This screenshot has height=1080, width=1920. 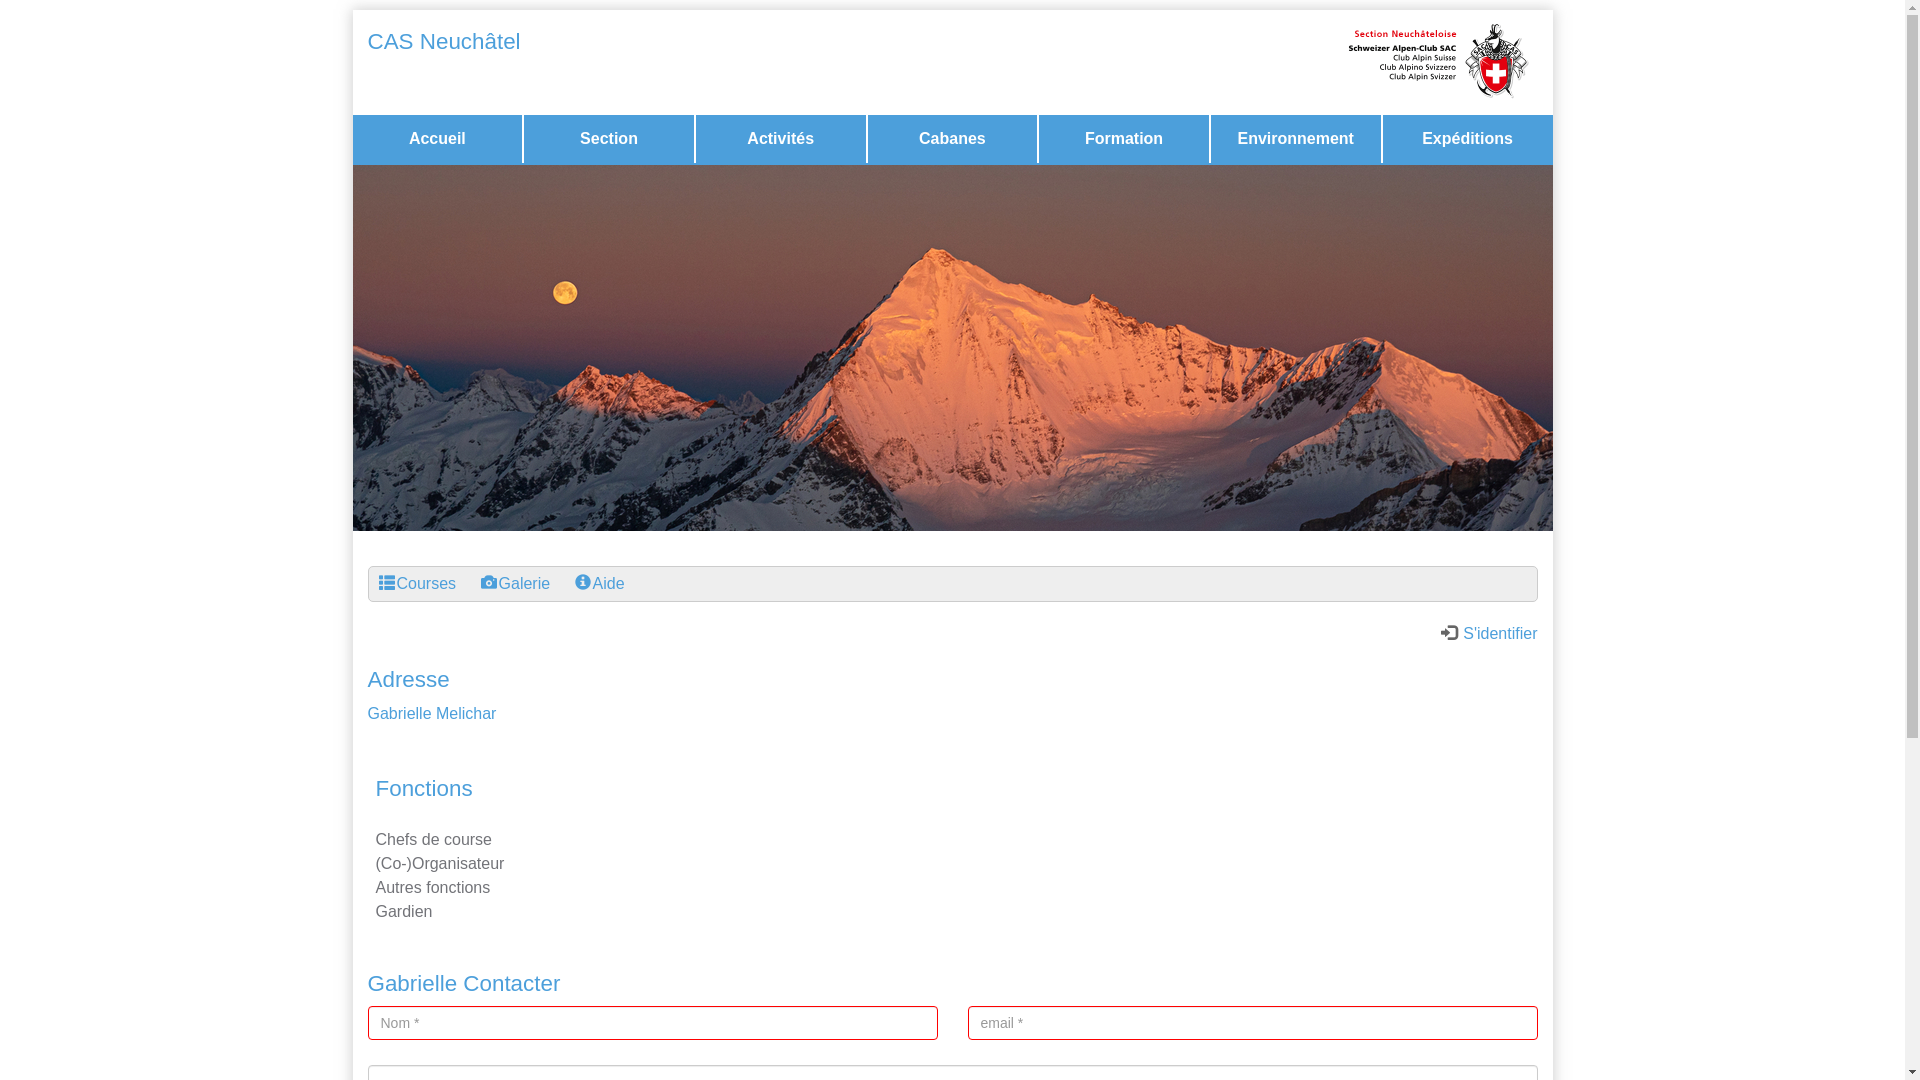 I want to click on 'Accueil', so click(x=435, y=137).